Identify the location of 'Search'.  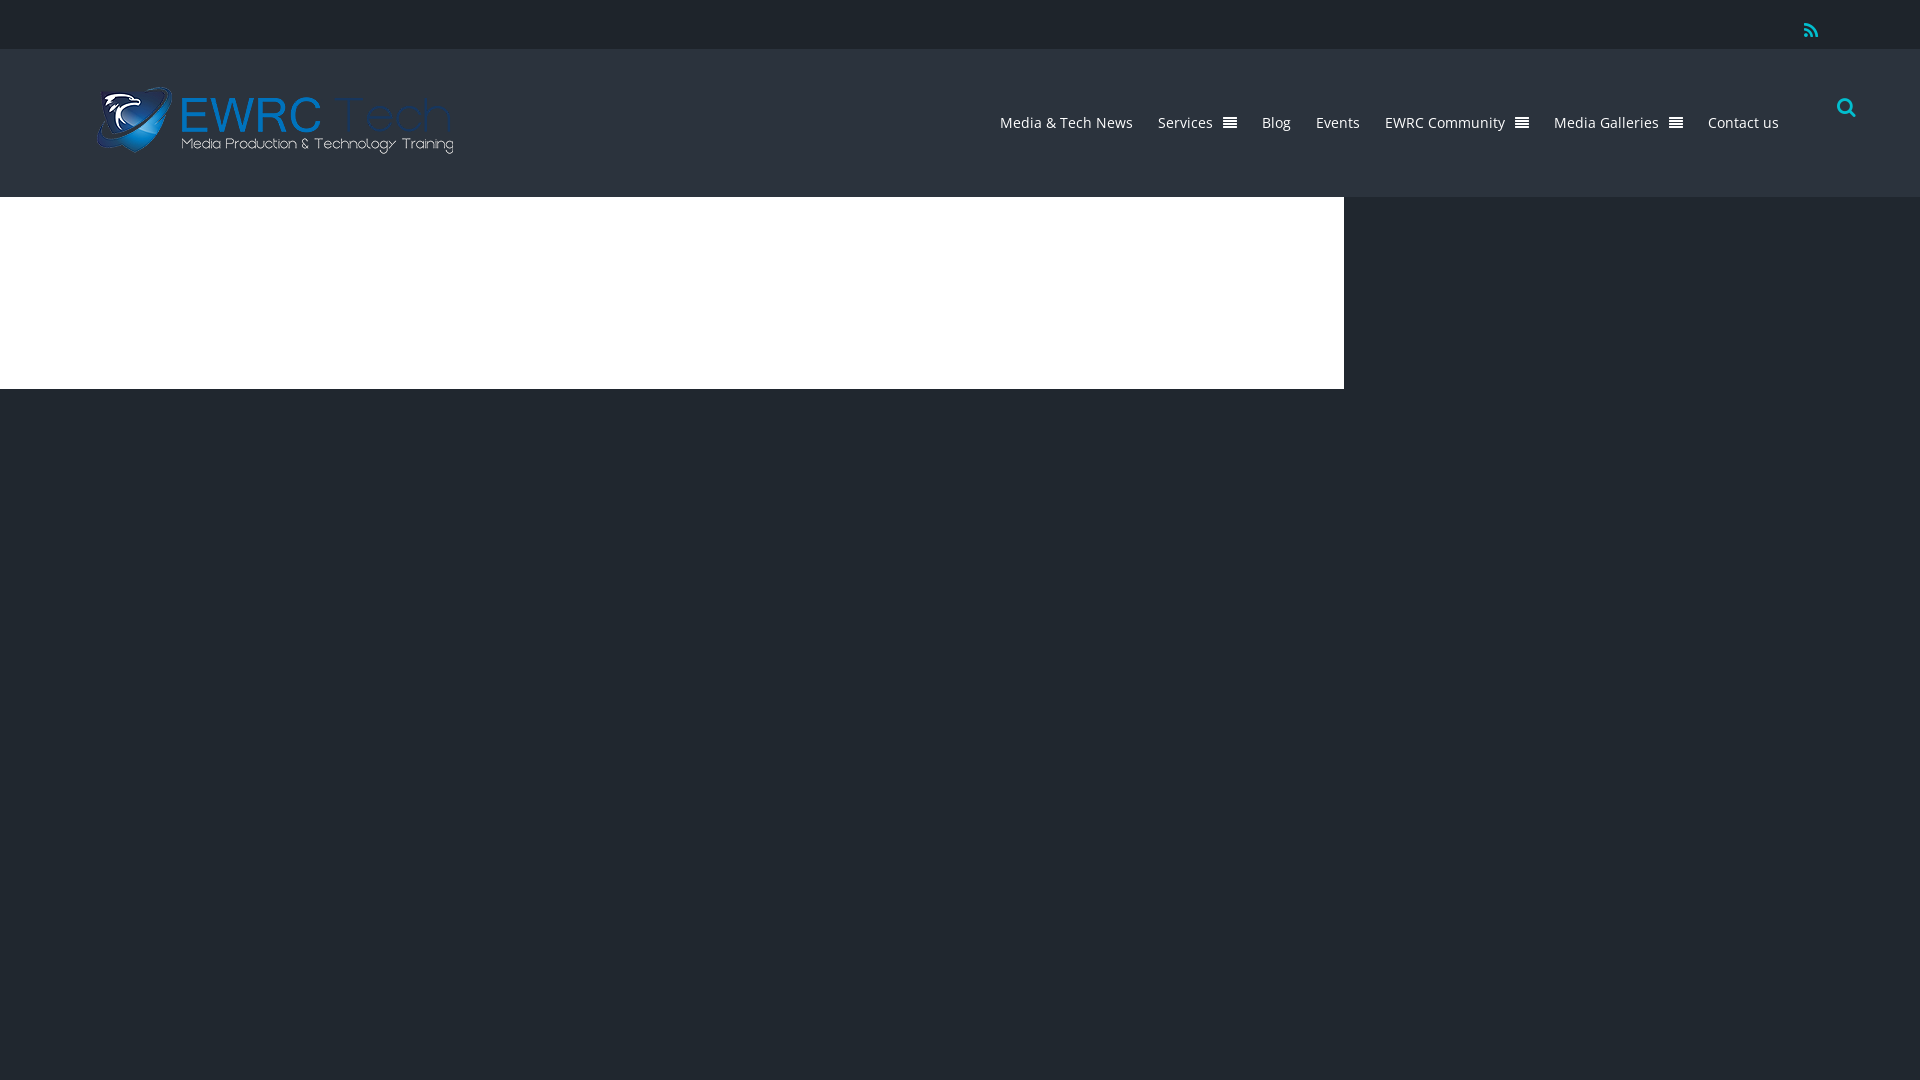
(1841, 108).